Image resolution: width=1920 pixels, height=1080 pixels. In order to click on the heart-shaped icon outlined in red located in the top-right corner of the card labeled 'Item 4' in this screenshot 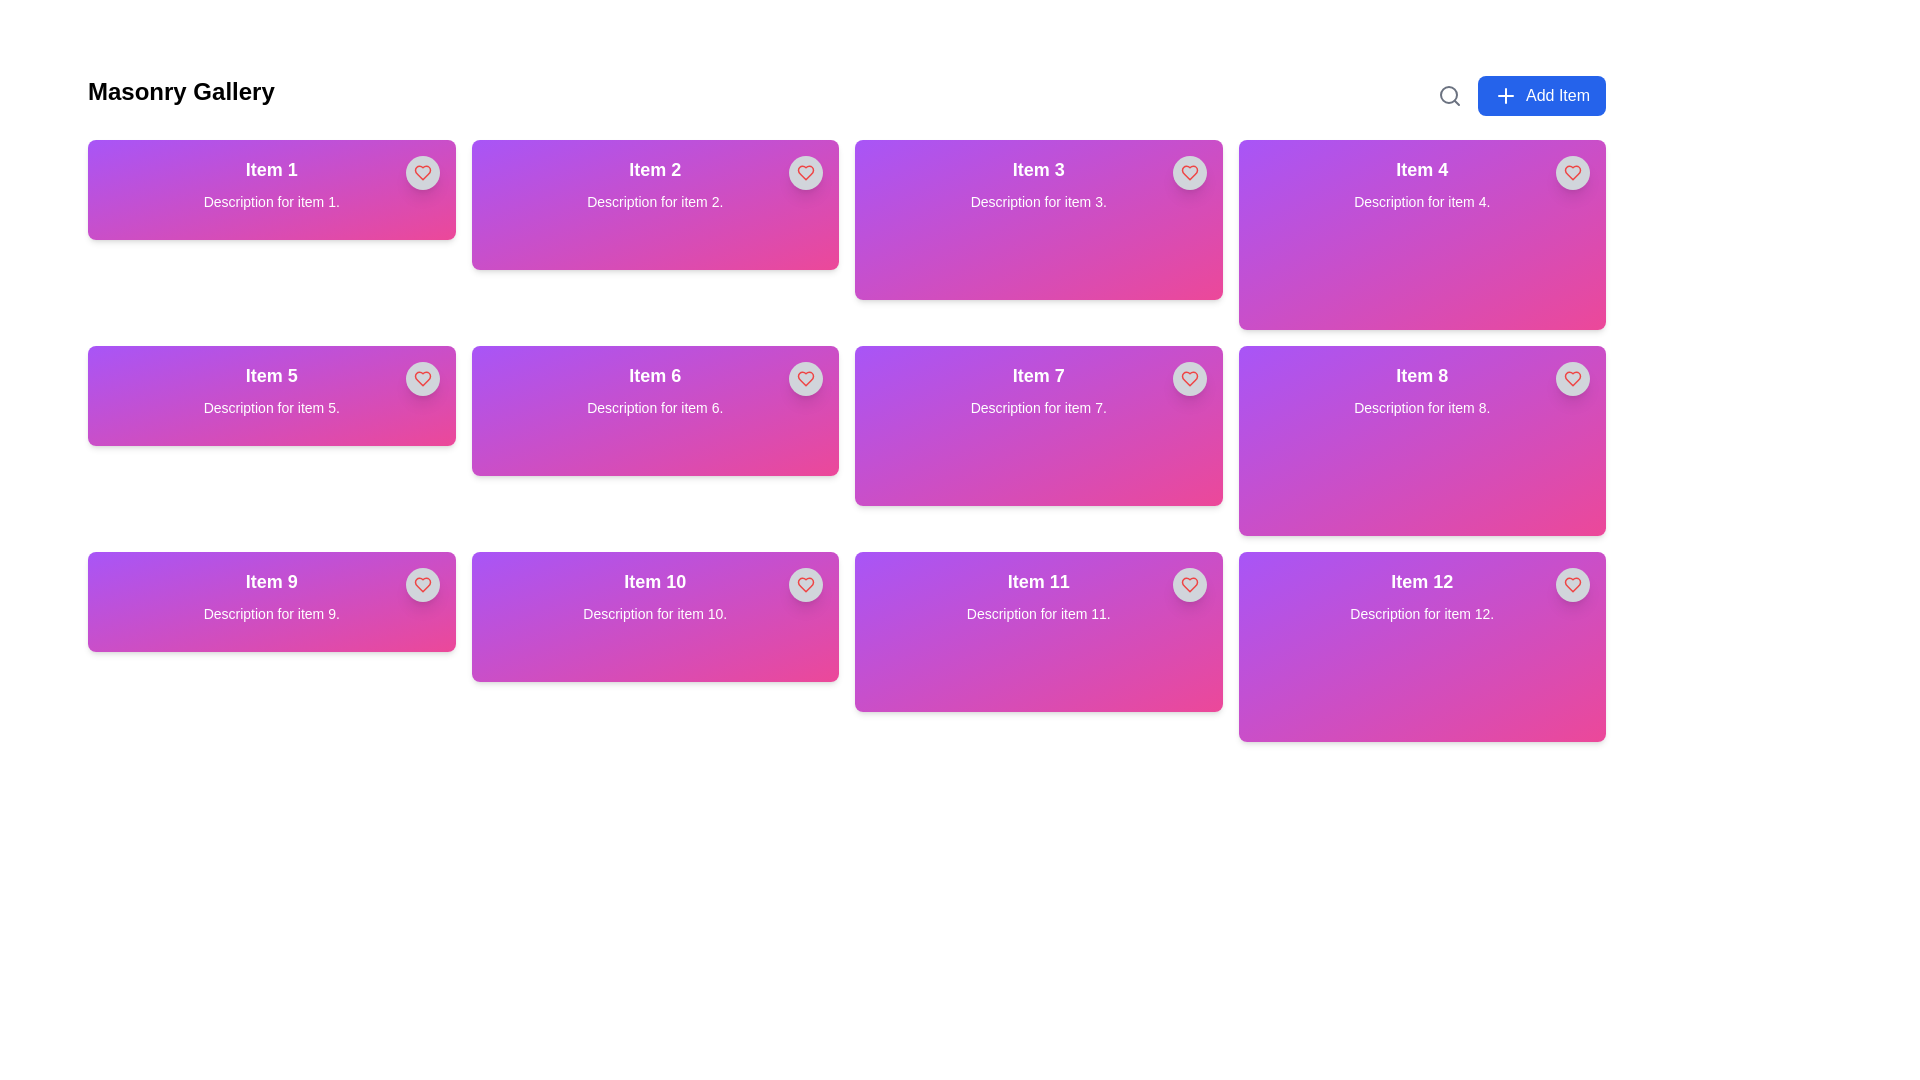, I will do `click(1572, 172)`.